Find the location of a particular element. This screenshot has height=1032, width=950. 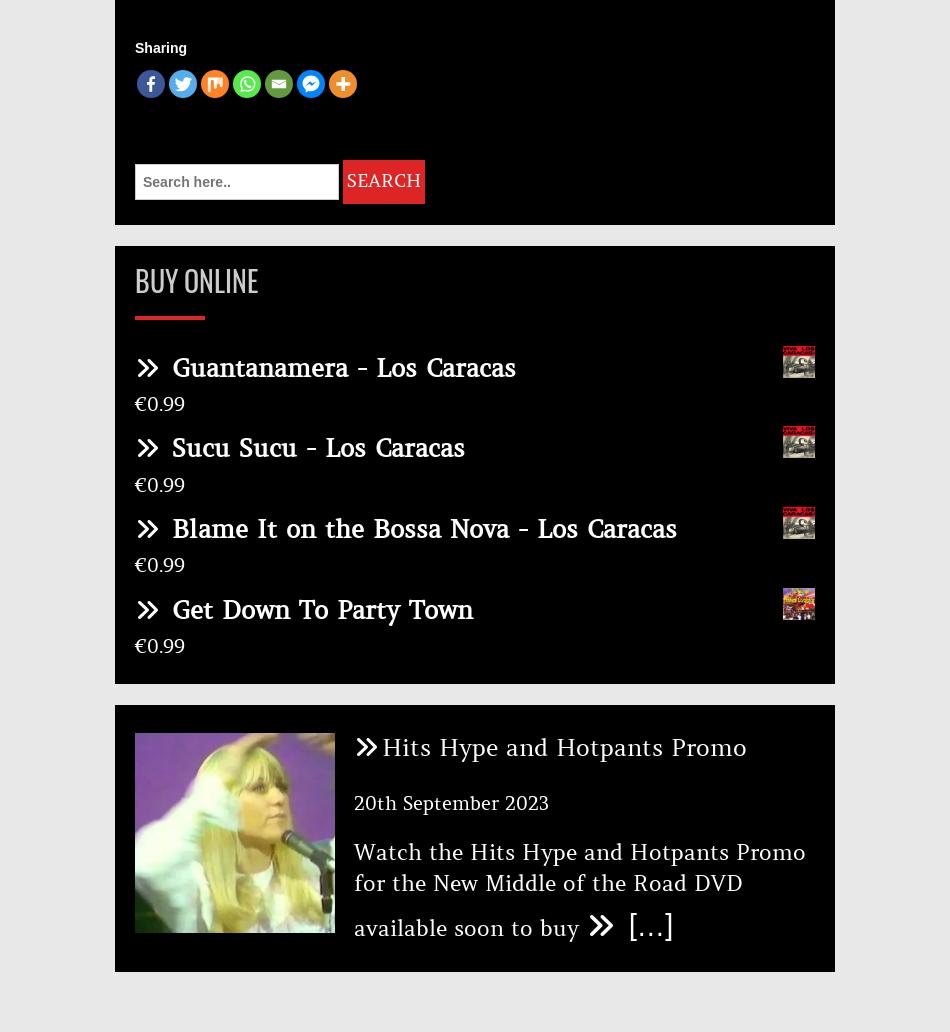

'Buy Online' is located at coordinates (196, 280).